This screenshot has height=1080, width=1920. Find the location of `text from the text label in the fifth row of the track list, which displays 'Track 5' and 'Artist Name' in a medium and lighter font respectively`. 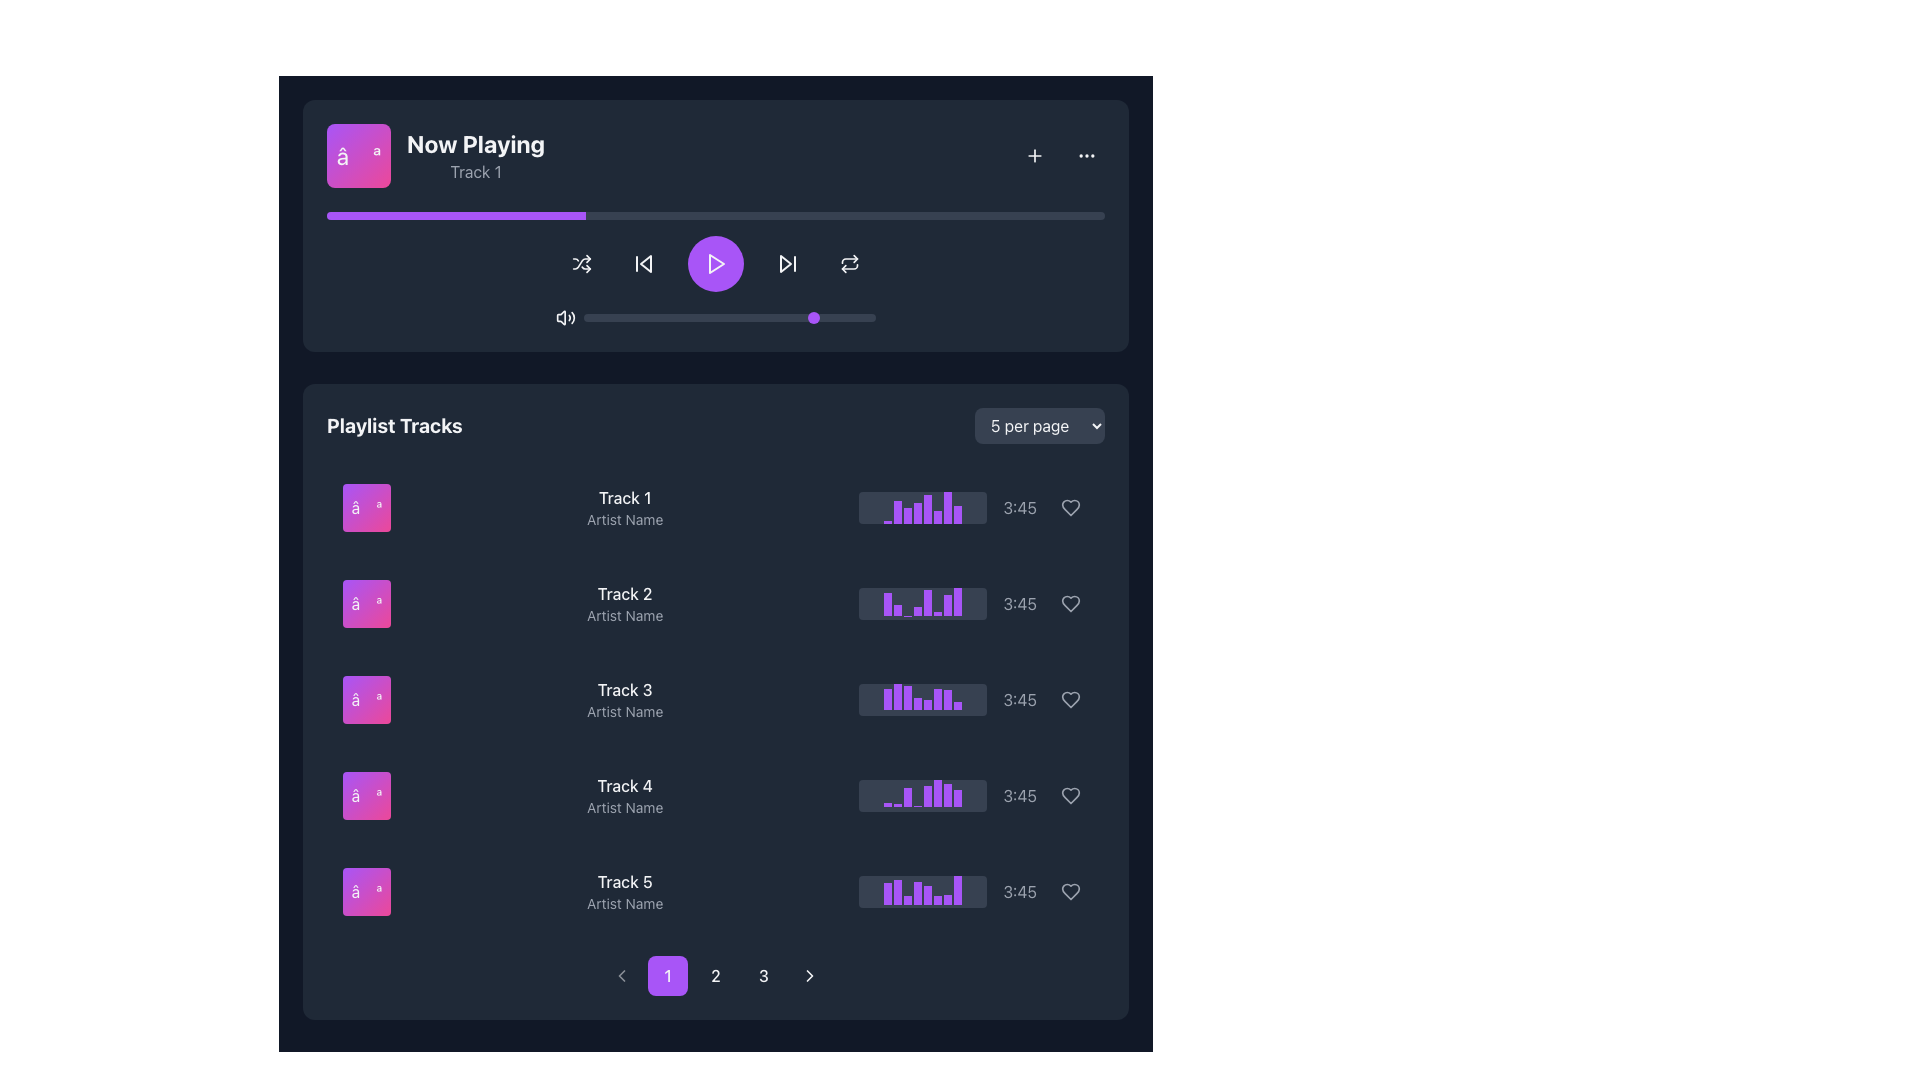

text from the text label in the fifth row of the track list, which displays 'Track 5' and 'Artist Name' in a medium and lighter font respectively is located at coordinates (624, 890).